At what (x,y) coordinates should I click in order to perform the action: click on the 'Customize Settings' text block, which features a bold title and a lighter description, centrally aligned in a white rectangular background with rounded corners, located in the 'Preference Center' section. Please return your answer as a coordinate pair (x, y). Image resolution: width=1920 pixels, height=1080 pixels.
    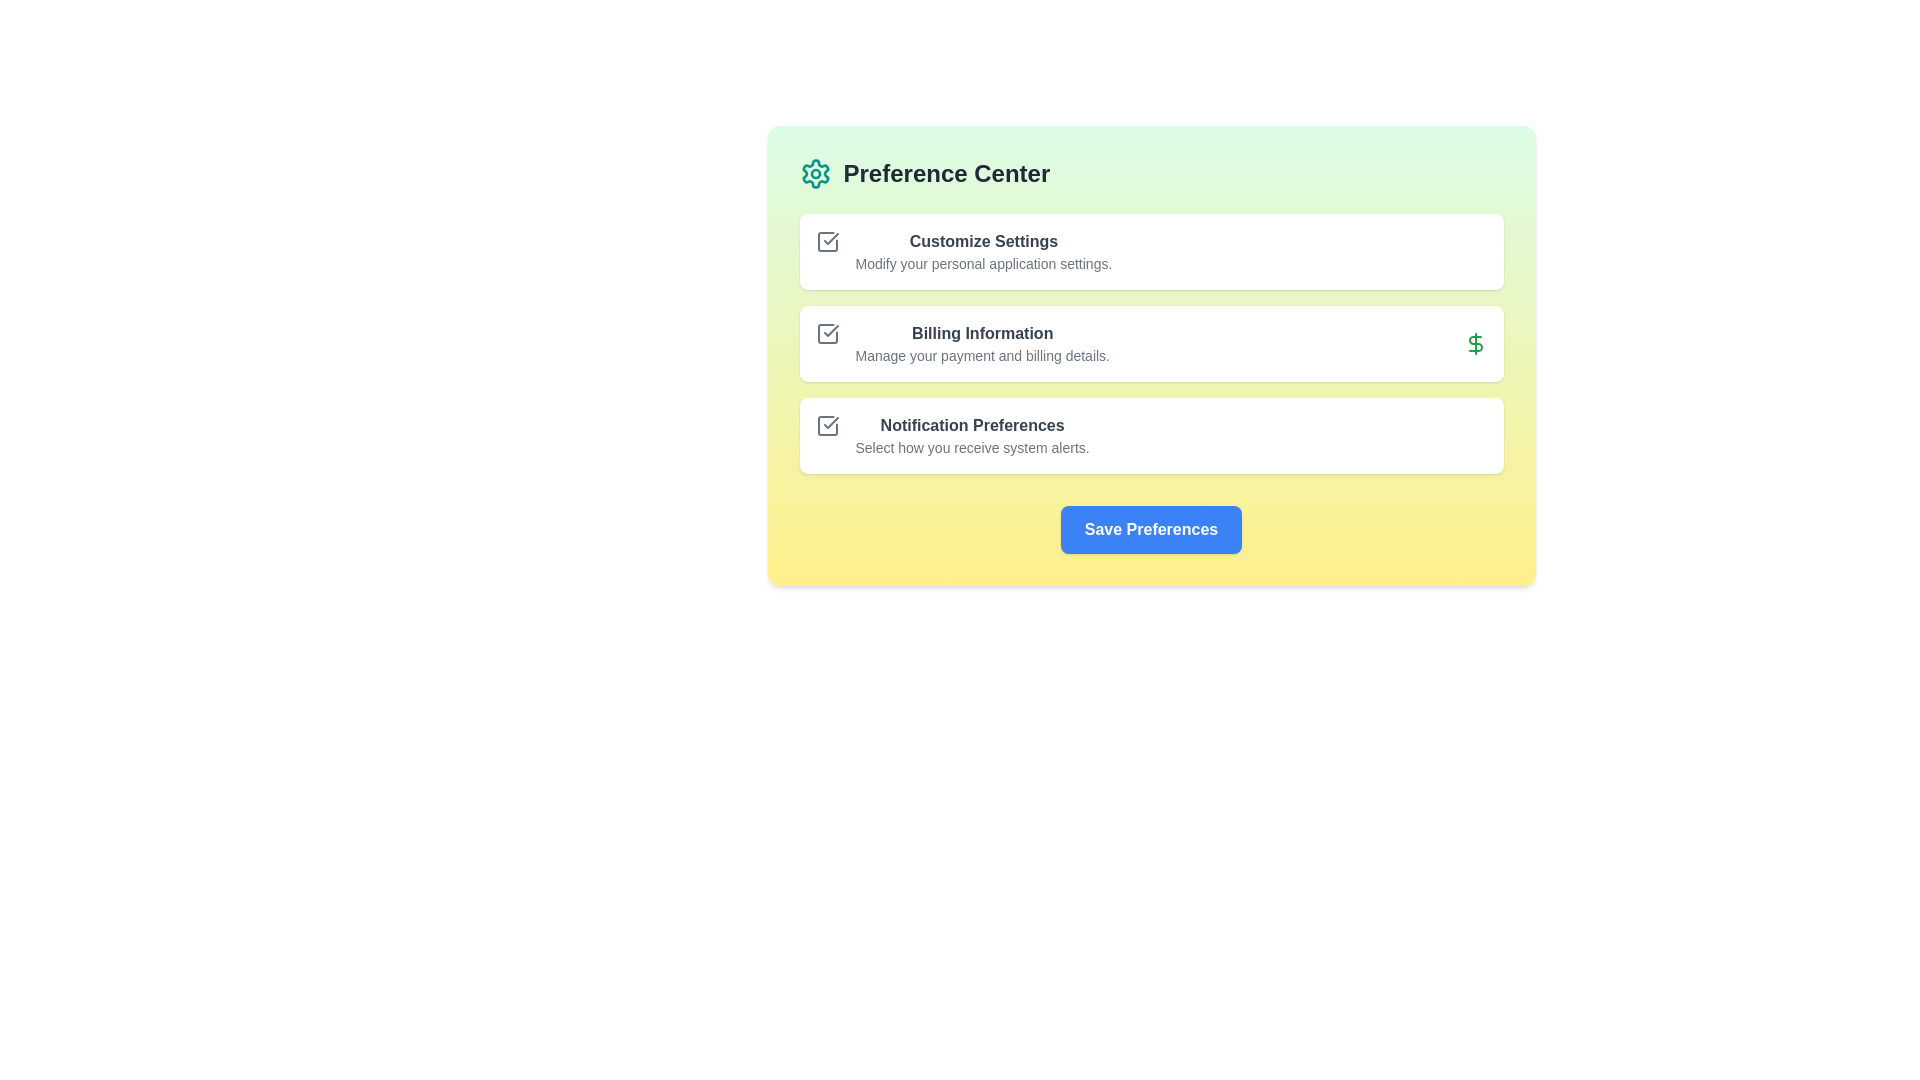
    Looking at the image, I should click on (983, 250).